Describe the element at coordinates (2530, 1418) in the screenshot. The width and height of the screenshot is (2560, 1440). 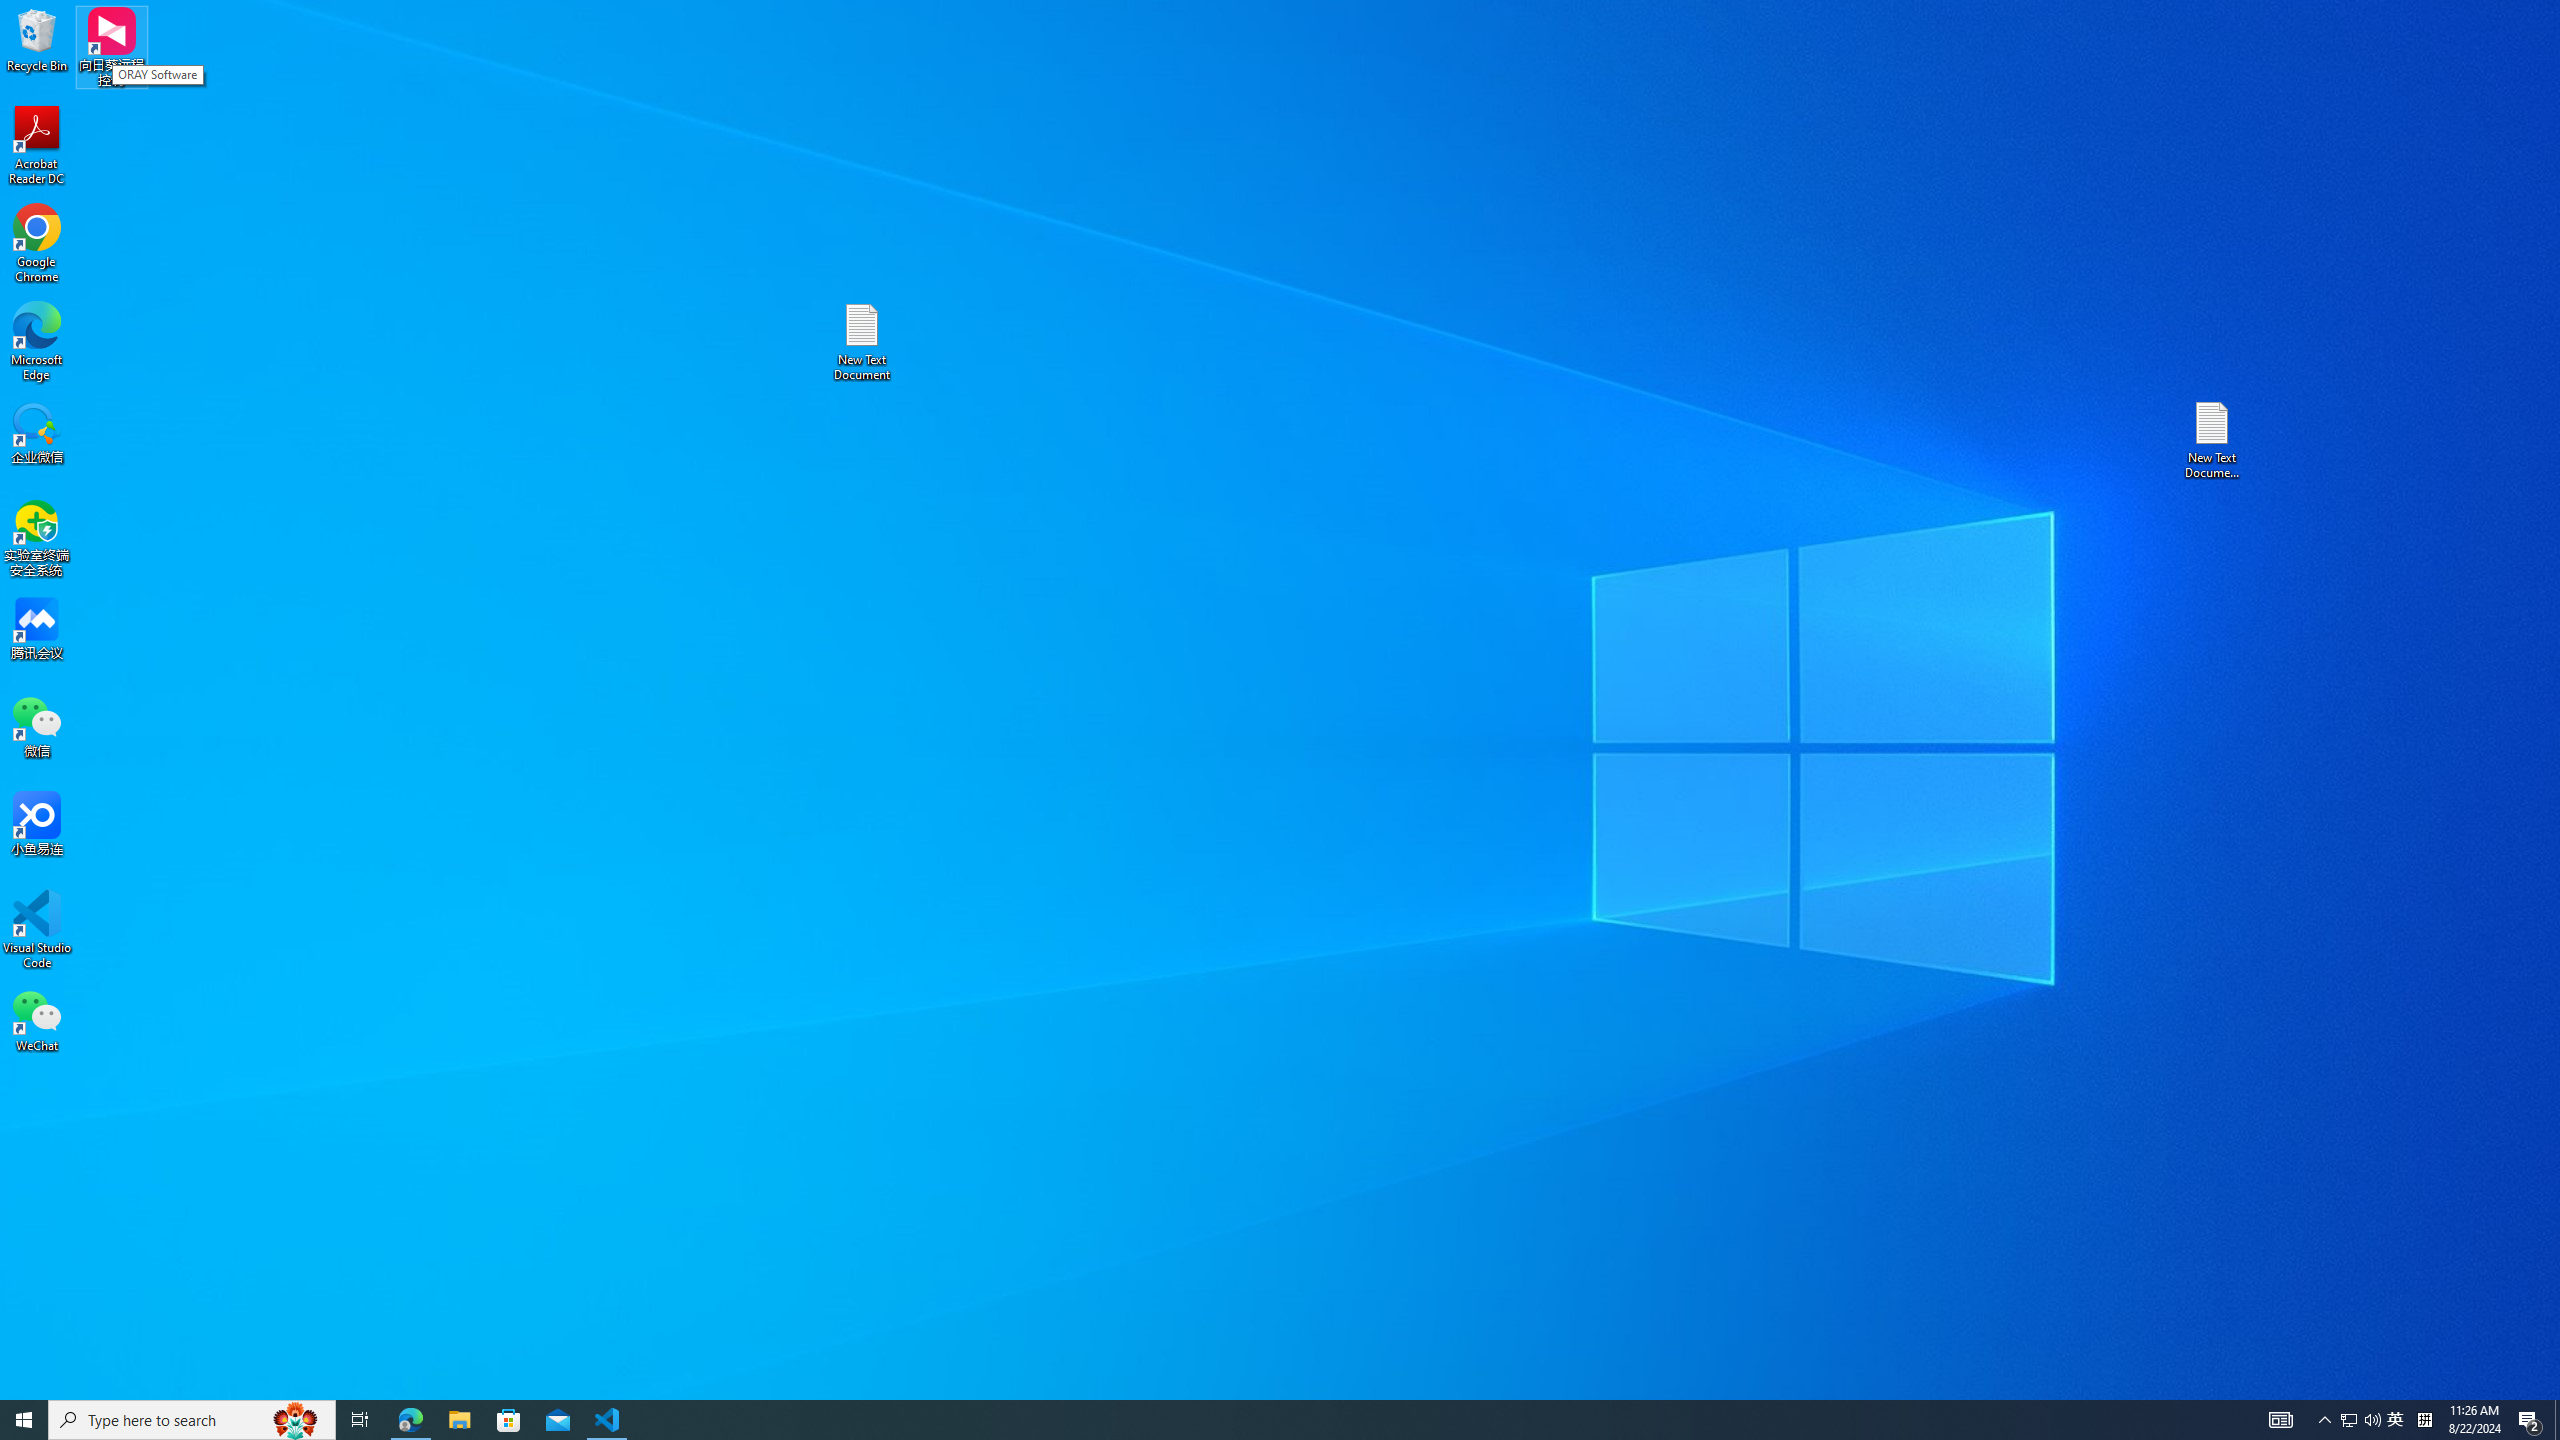
I see `'Action Center, 2 new notifications'` at that location.